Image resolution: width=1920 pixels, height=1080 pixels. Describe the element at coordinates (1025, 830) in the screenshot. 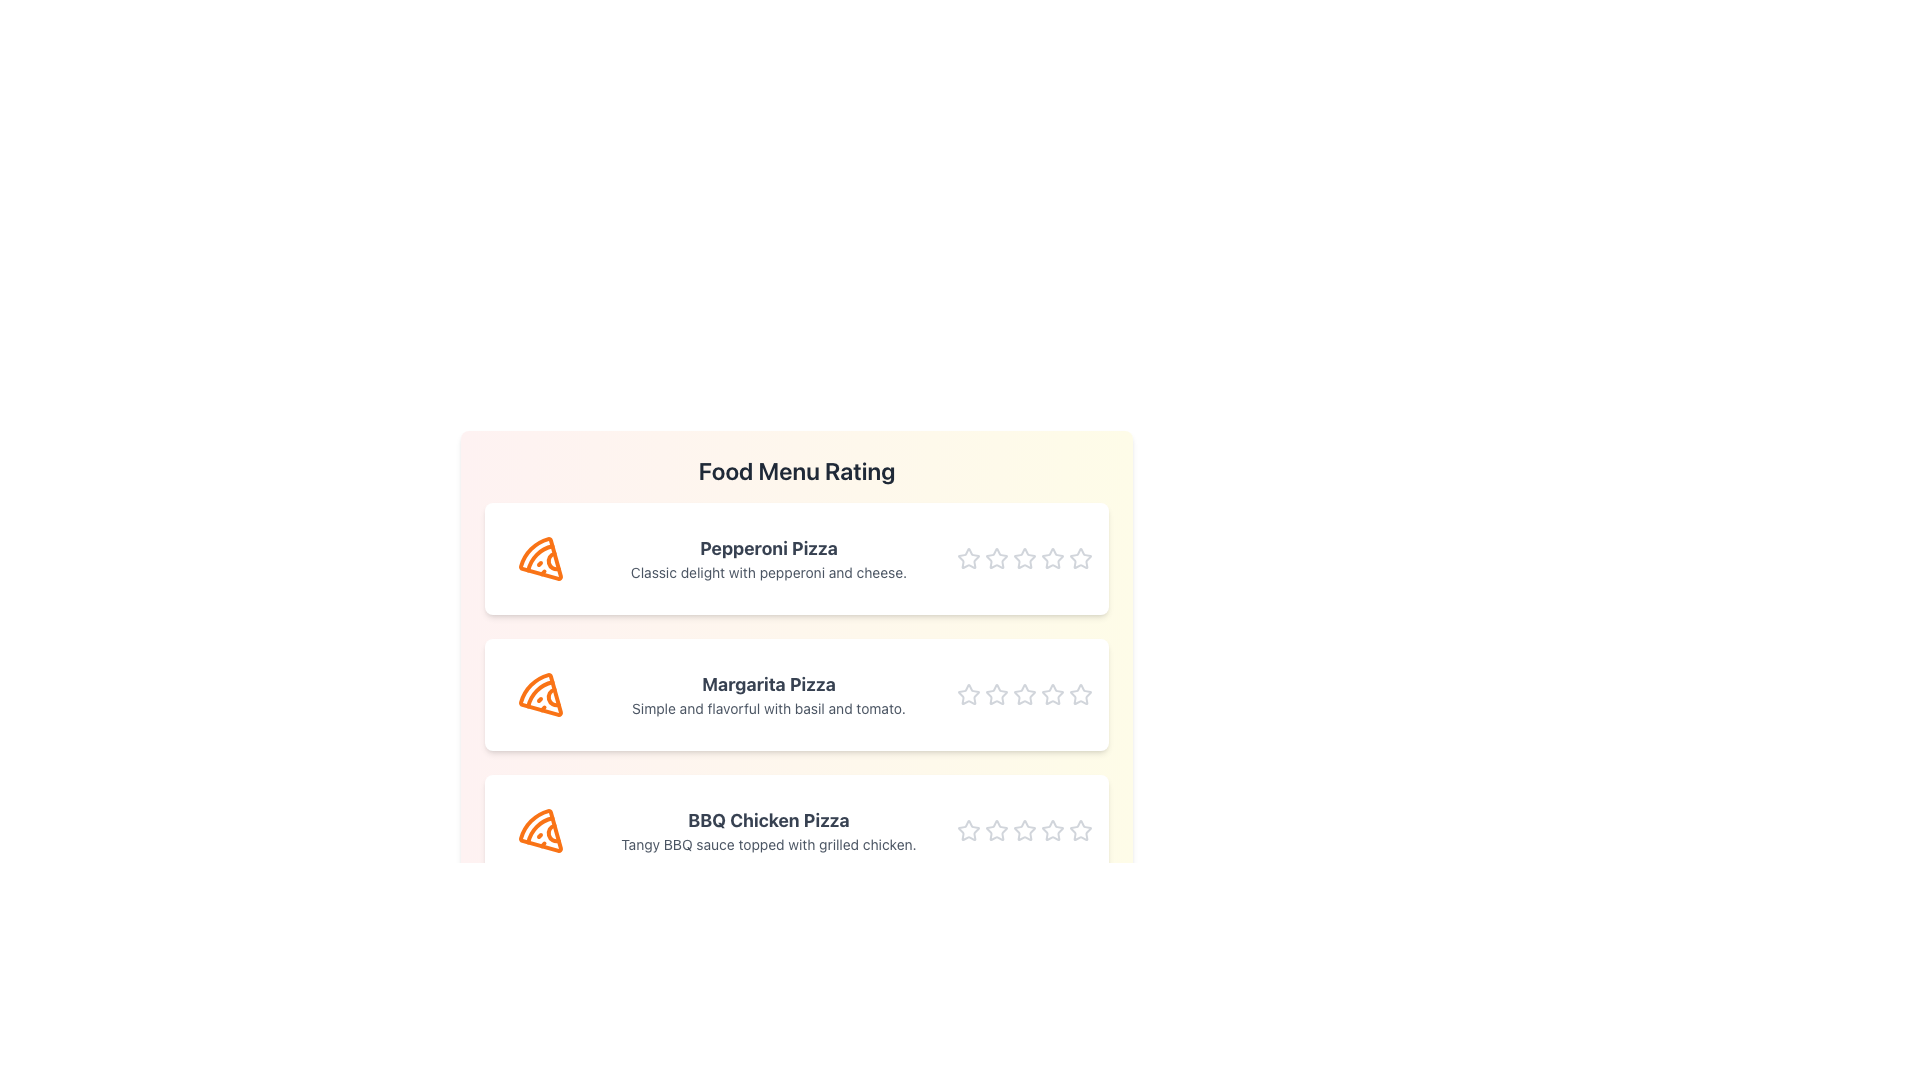

I see `the third star icon from the left` at that location.